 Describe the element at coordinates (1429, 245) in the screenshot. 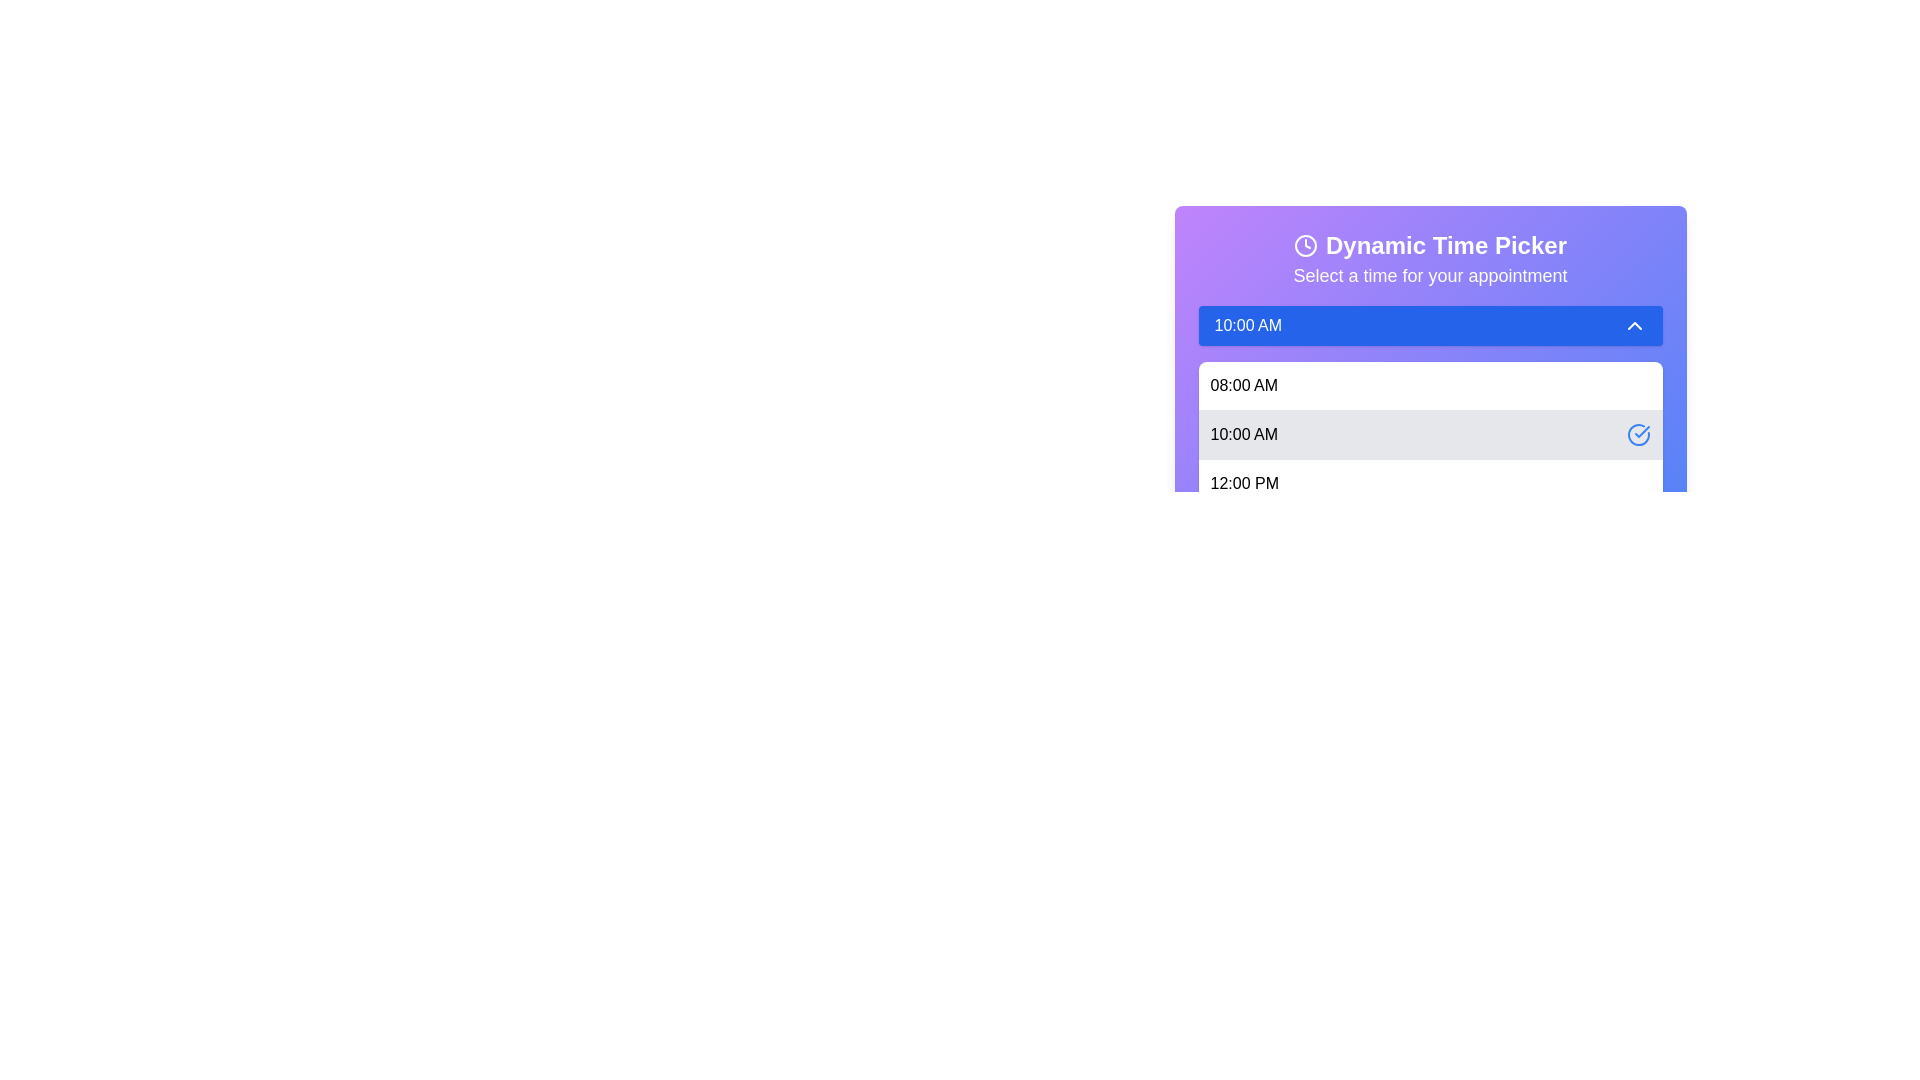

I see `the Title with icon that serves as a header for the time selection interface, providing context to the user about the dropdown menu and associated controls` at that location.